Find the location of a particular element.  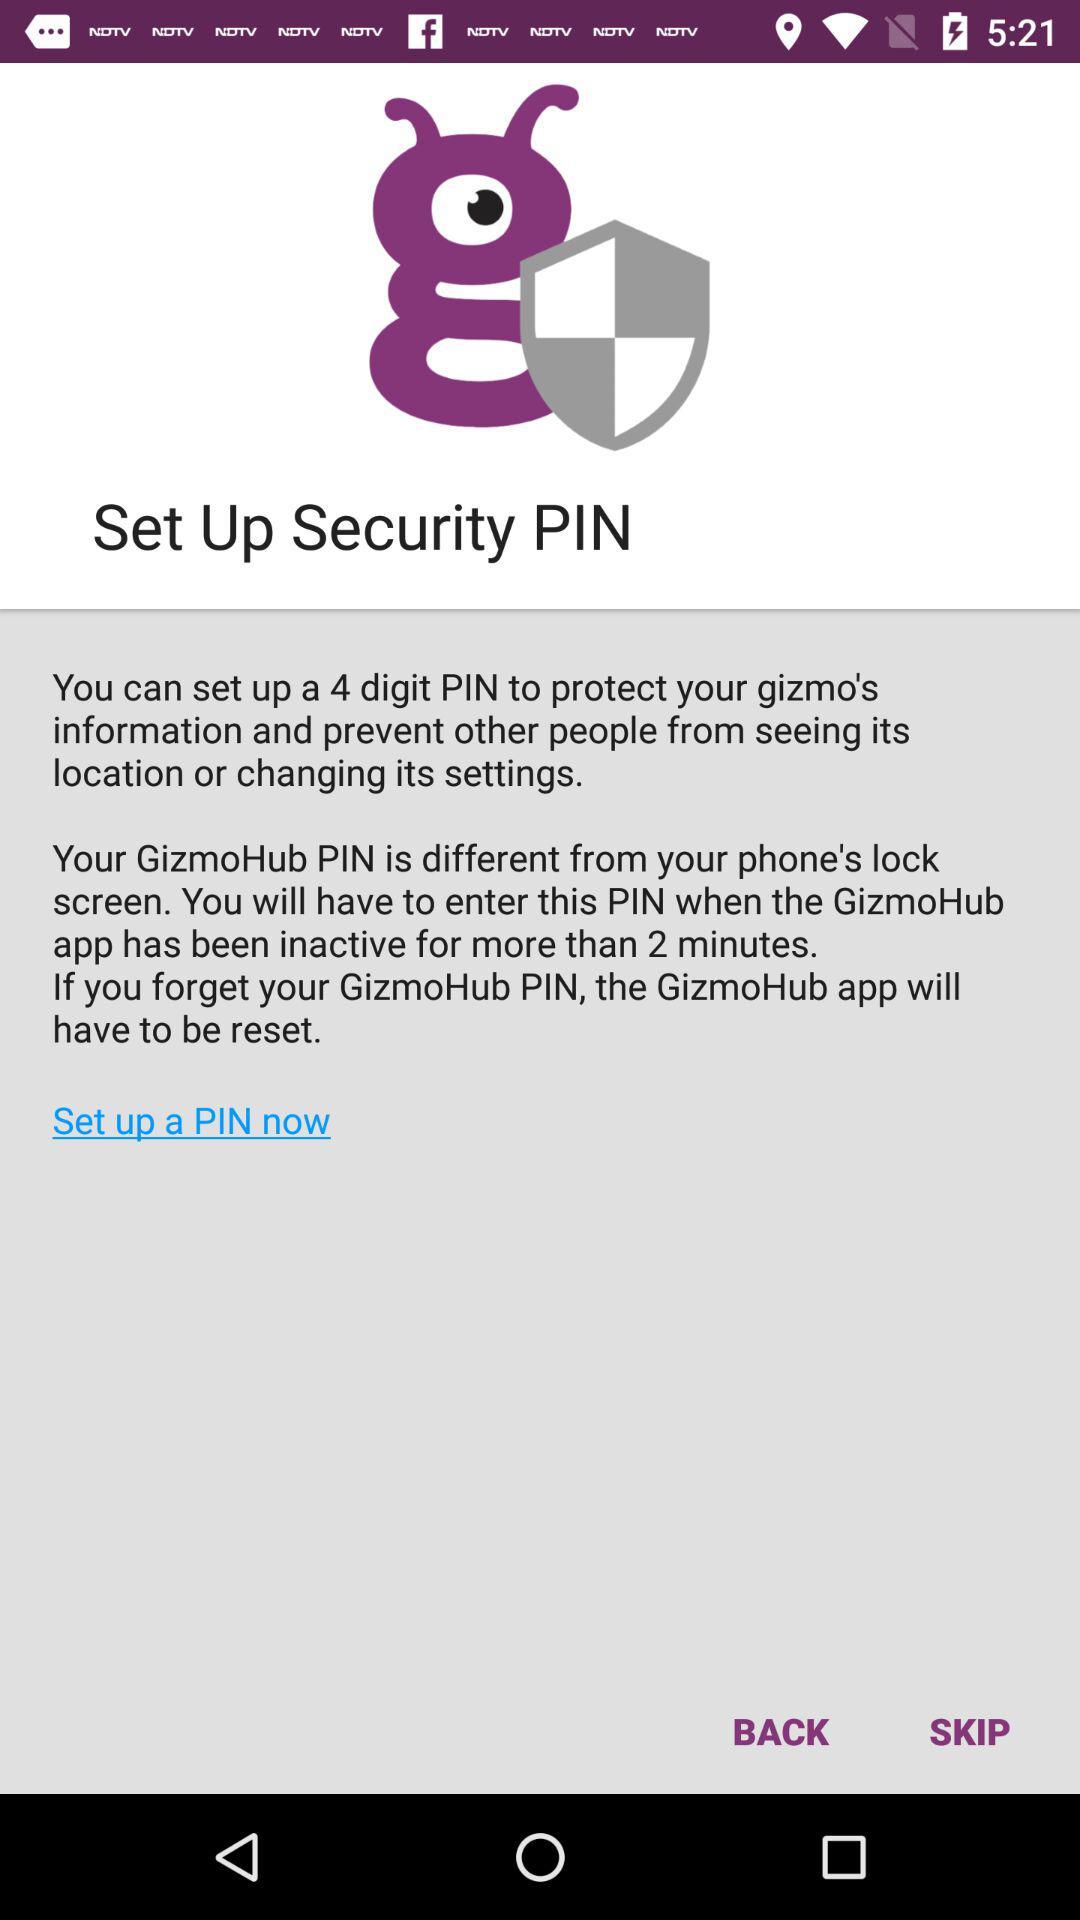

item below you can set item is located at coordinates (968, 1730).